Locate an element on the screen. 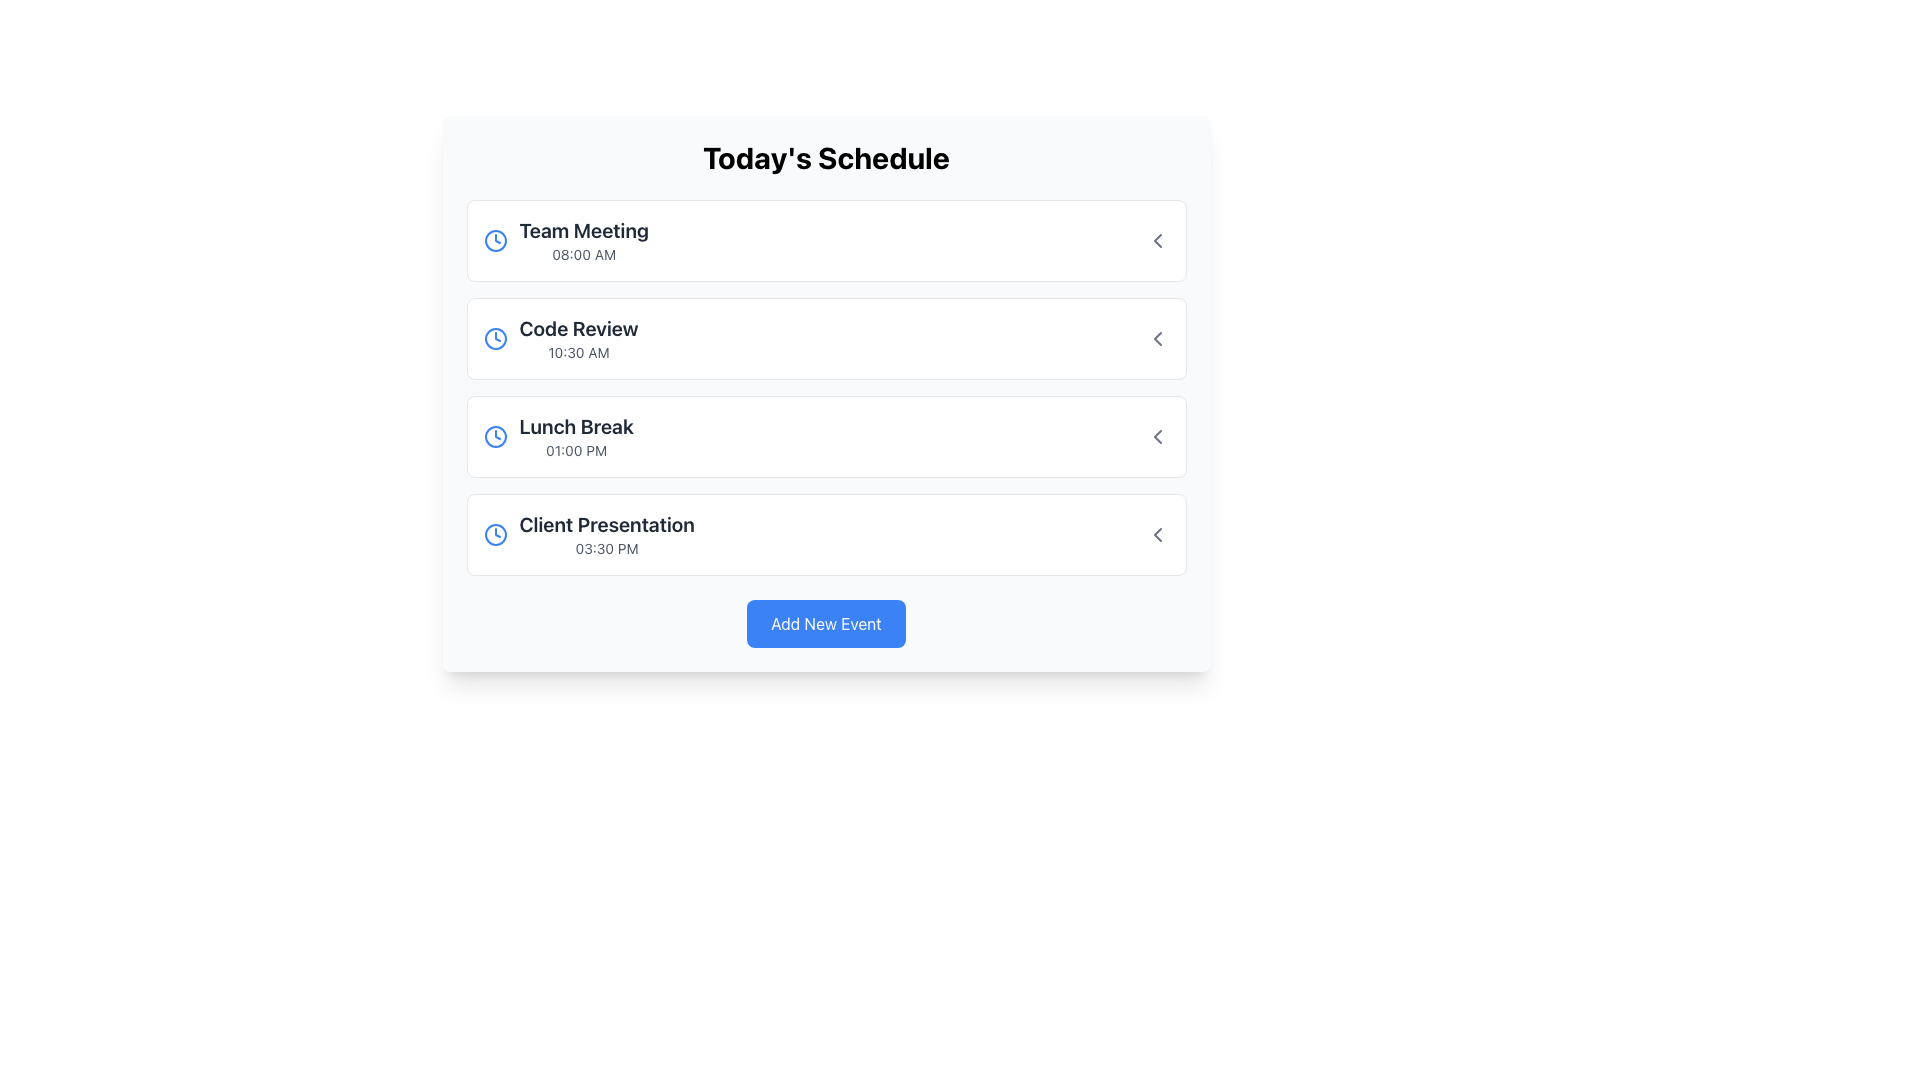 The height and width of the screenshot is (1080, 1920). the fourth item in the list of scheduled events under 'Today's Schedule' to interact with the client presentation details is located at coordinates (826, 534).